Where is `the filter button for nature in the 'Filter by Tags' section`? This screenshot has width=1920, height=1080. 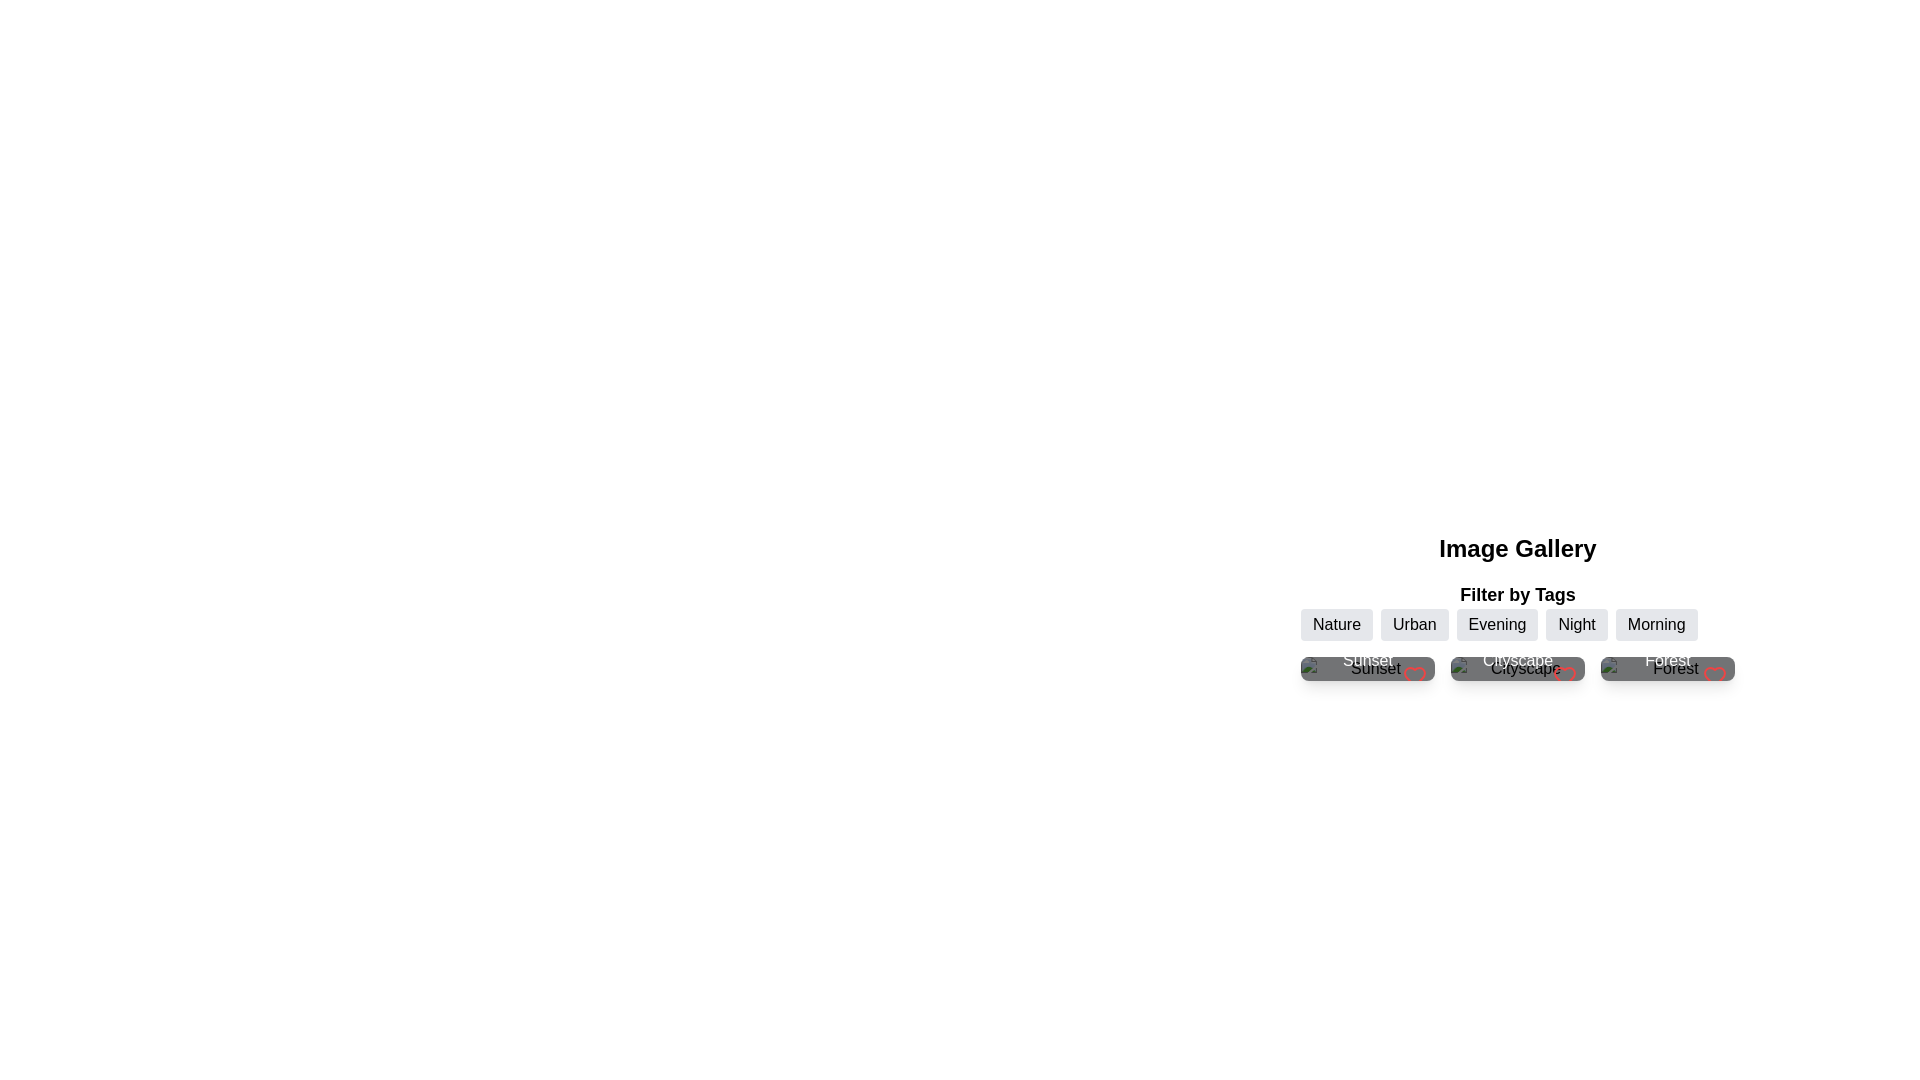
the filter button for nature in the 'Filter by Tags' section is located at coordinates (1337, 623).